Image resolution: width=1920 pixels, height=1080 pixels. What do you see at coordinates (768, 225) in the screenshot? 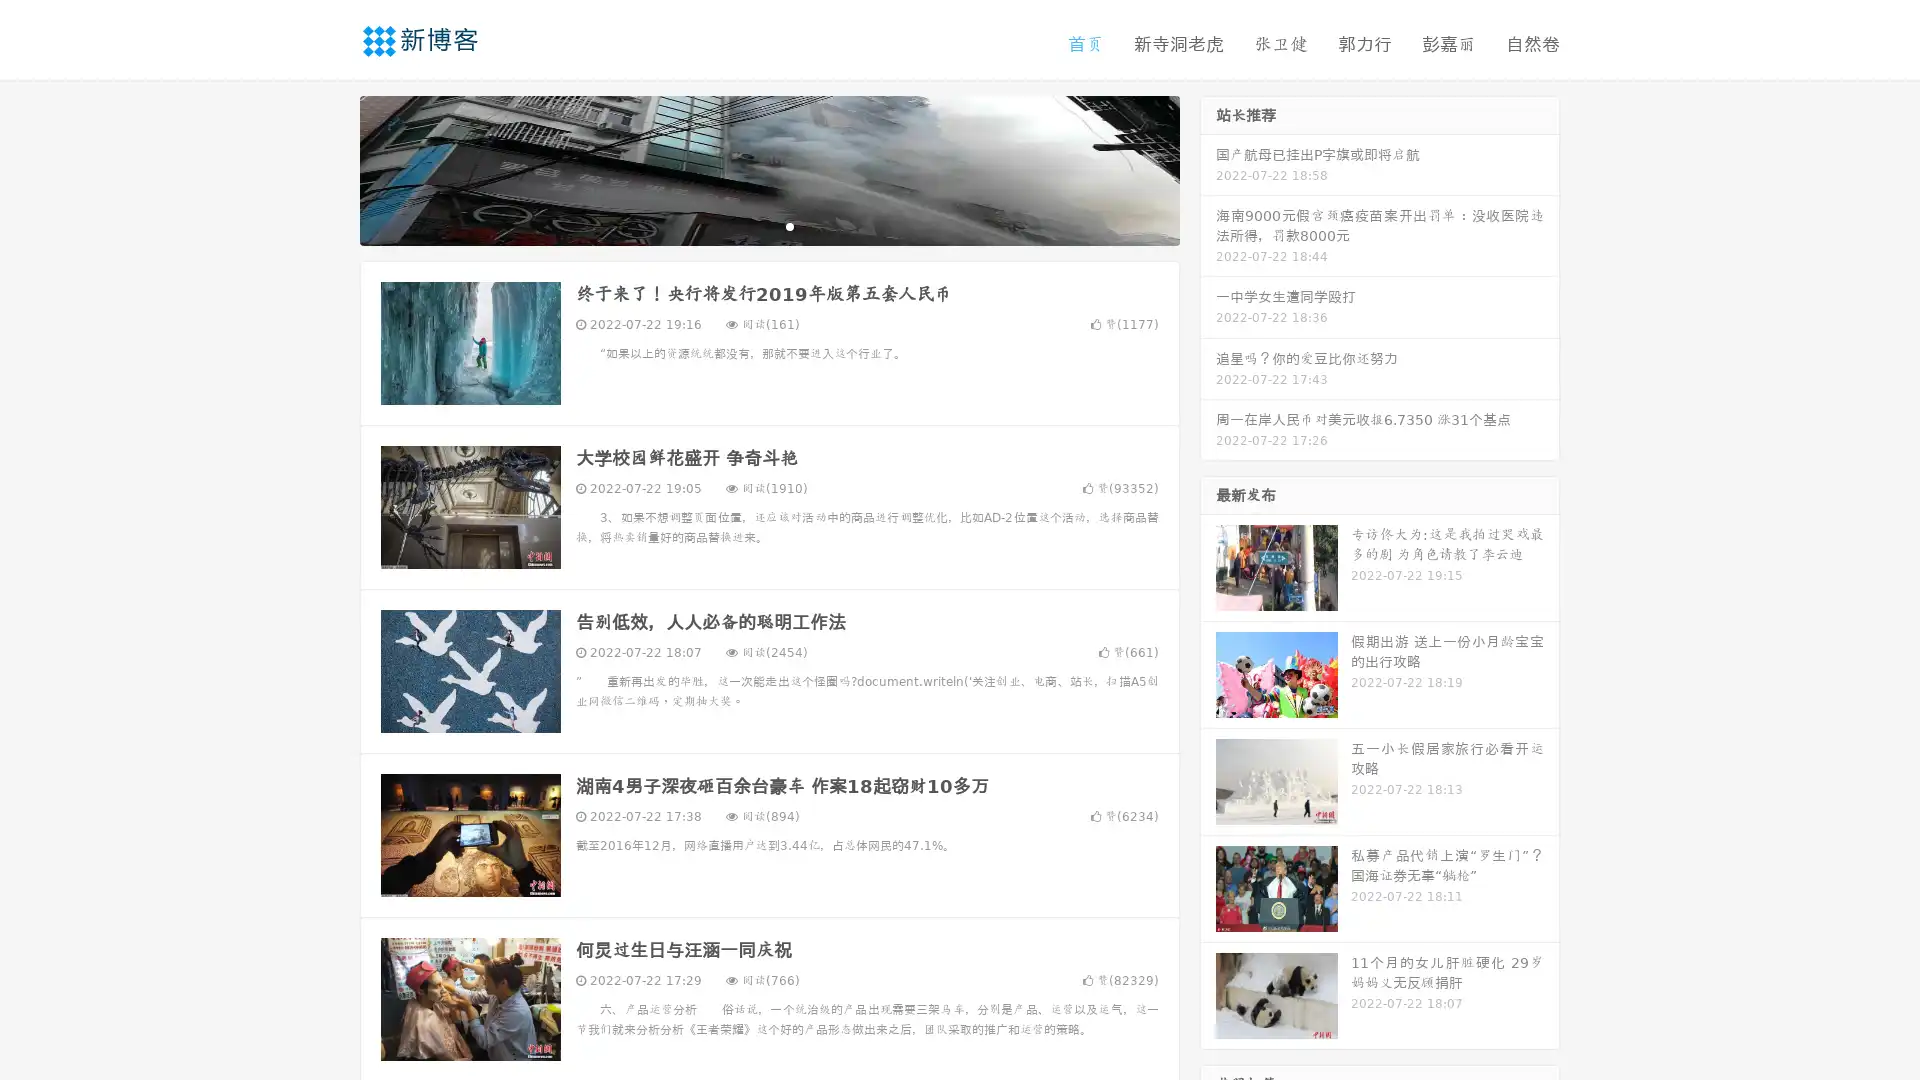
I see `Go to slide 2` at bounding box center [768, 225].